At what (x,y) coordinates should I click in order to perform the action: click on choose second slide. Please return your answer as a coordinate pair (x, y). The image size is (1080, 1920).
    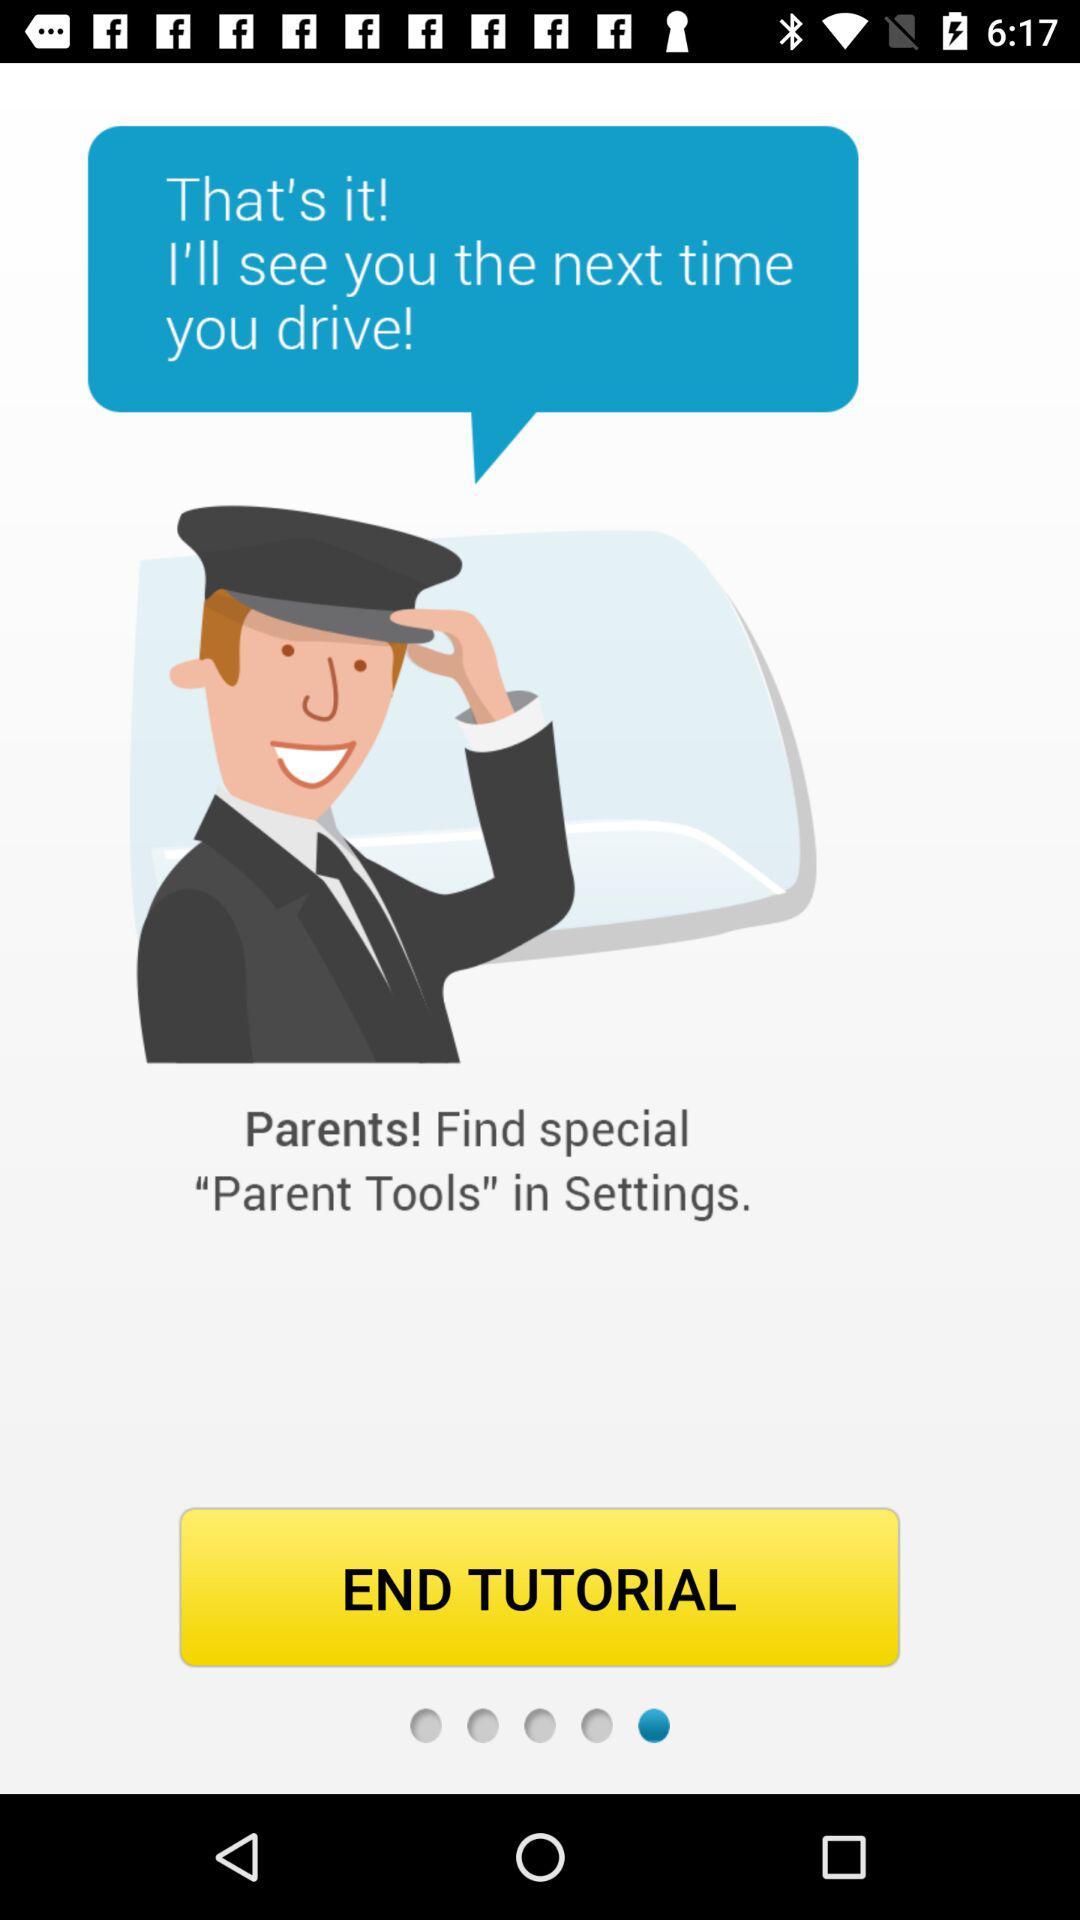
    Looking at the image, I should click on (482, 1724).